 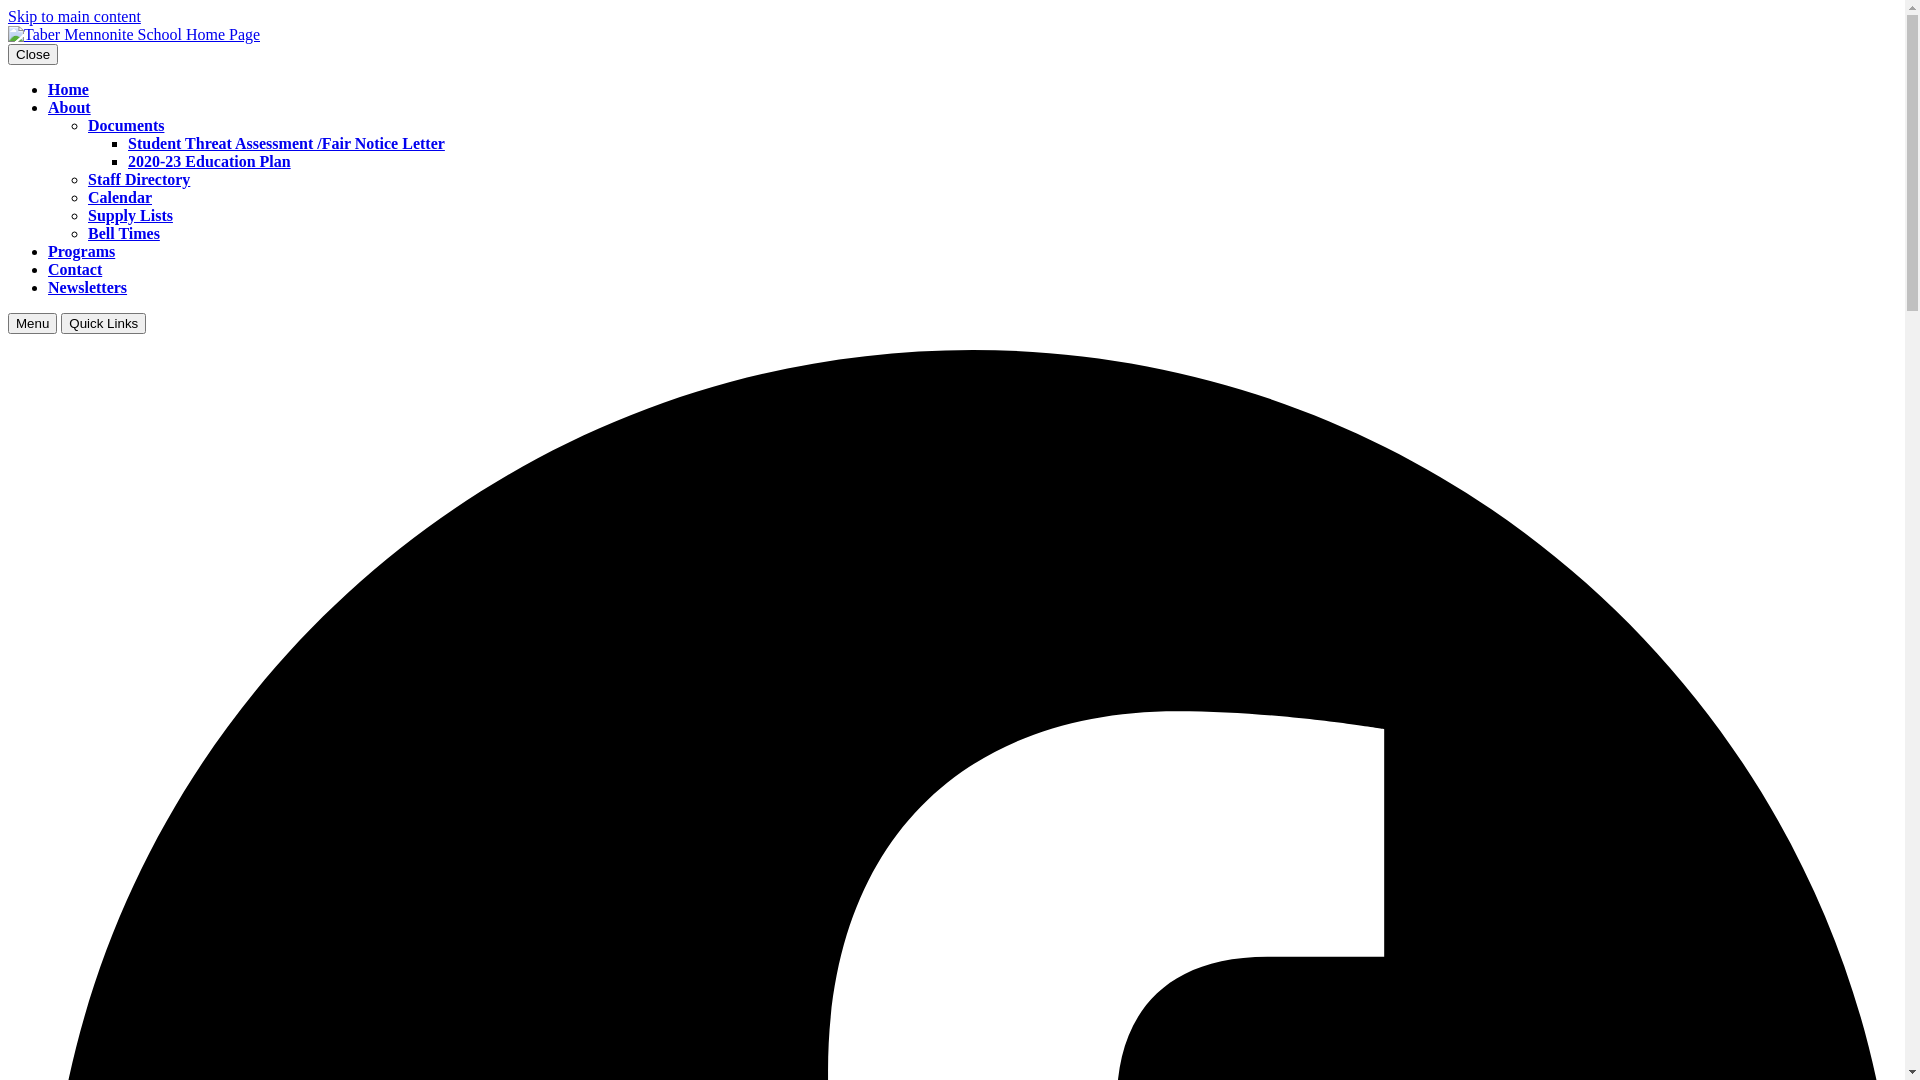 I want to click on 'Skip to main content', so click(x=8, y=16).